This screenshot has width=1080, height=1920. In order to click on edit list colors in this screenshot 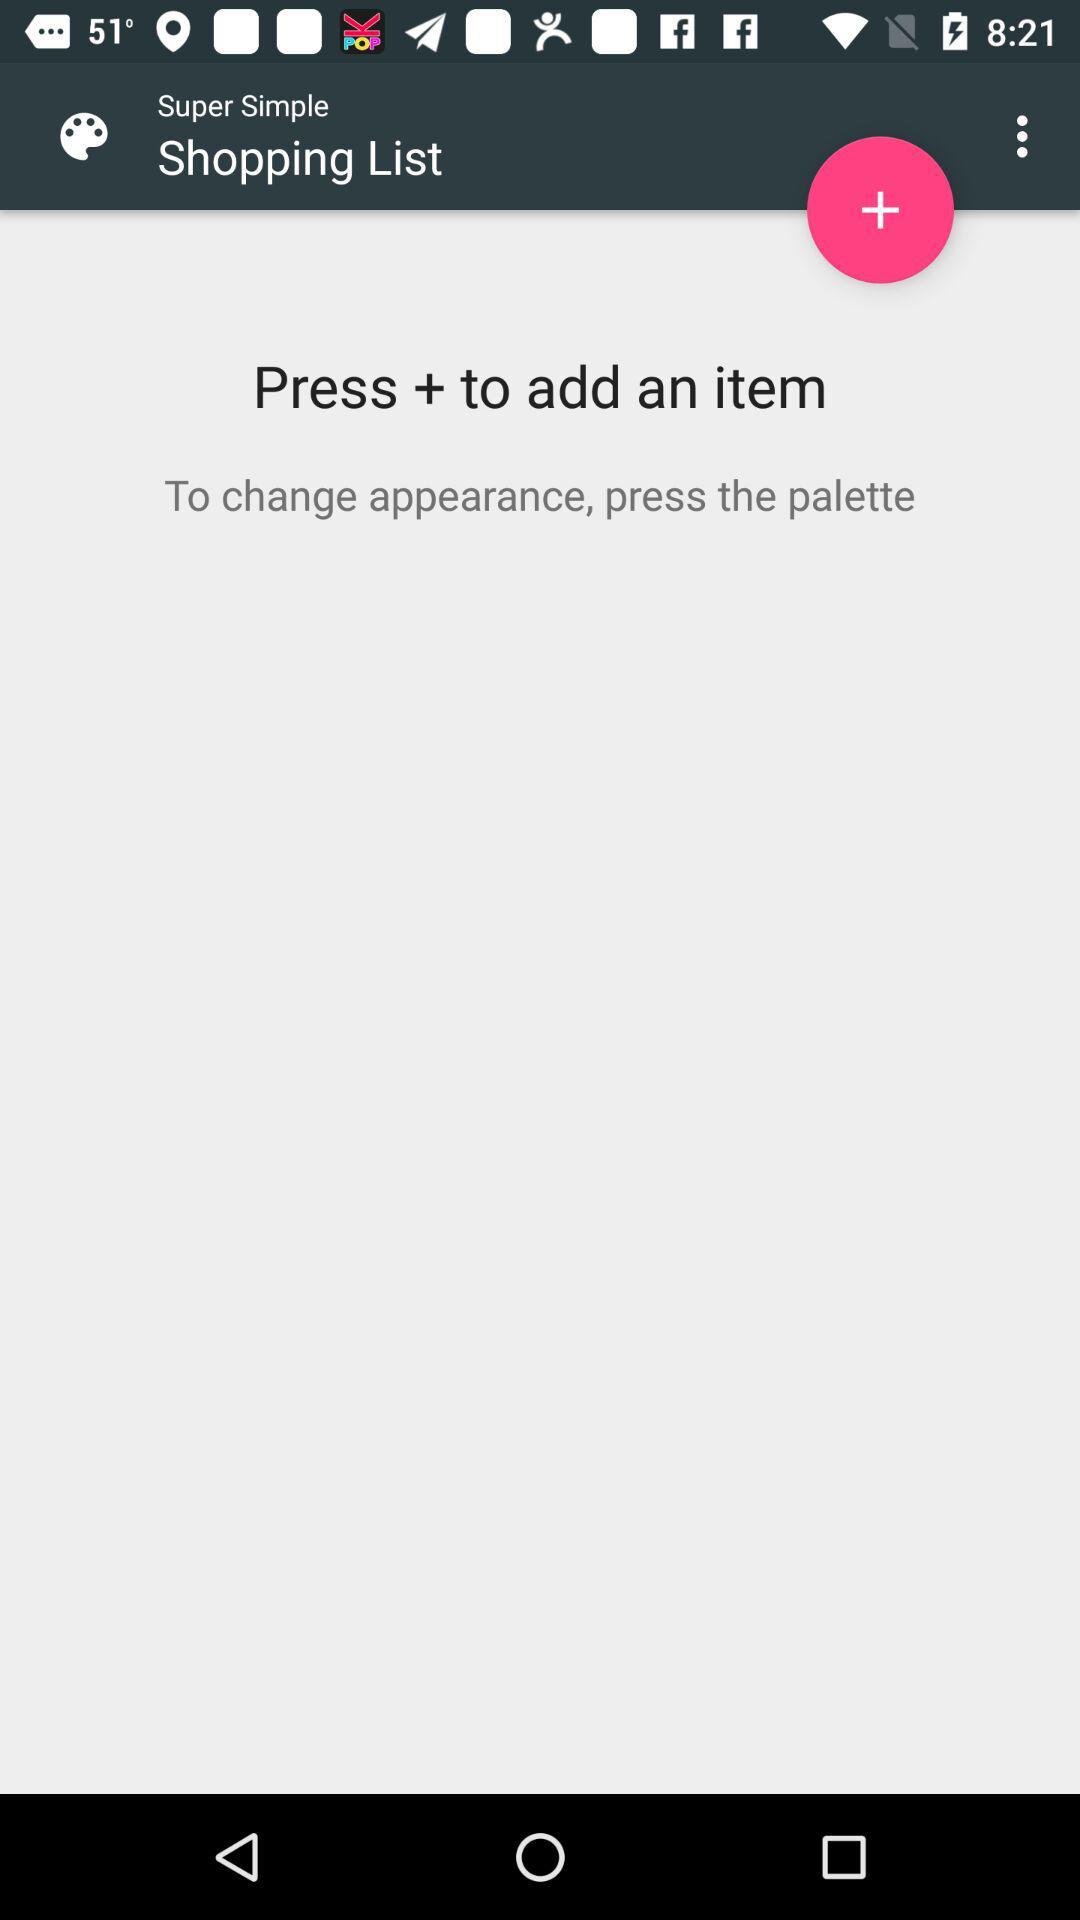, I will do `click(99, 135)`.